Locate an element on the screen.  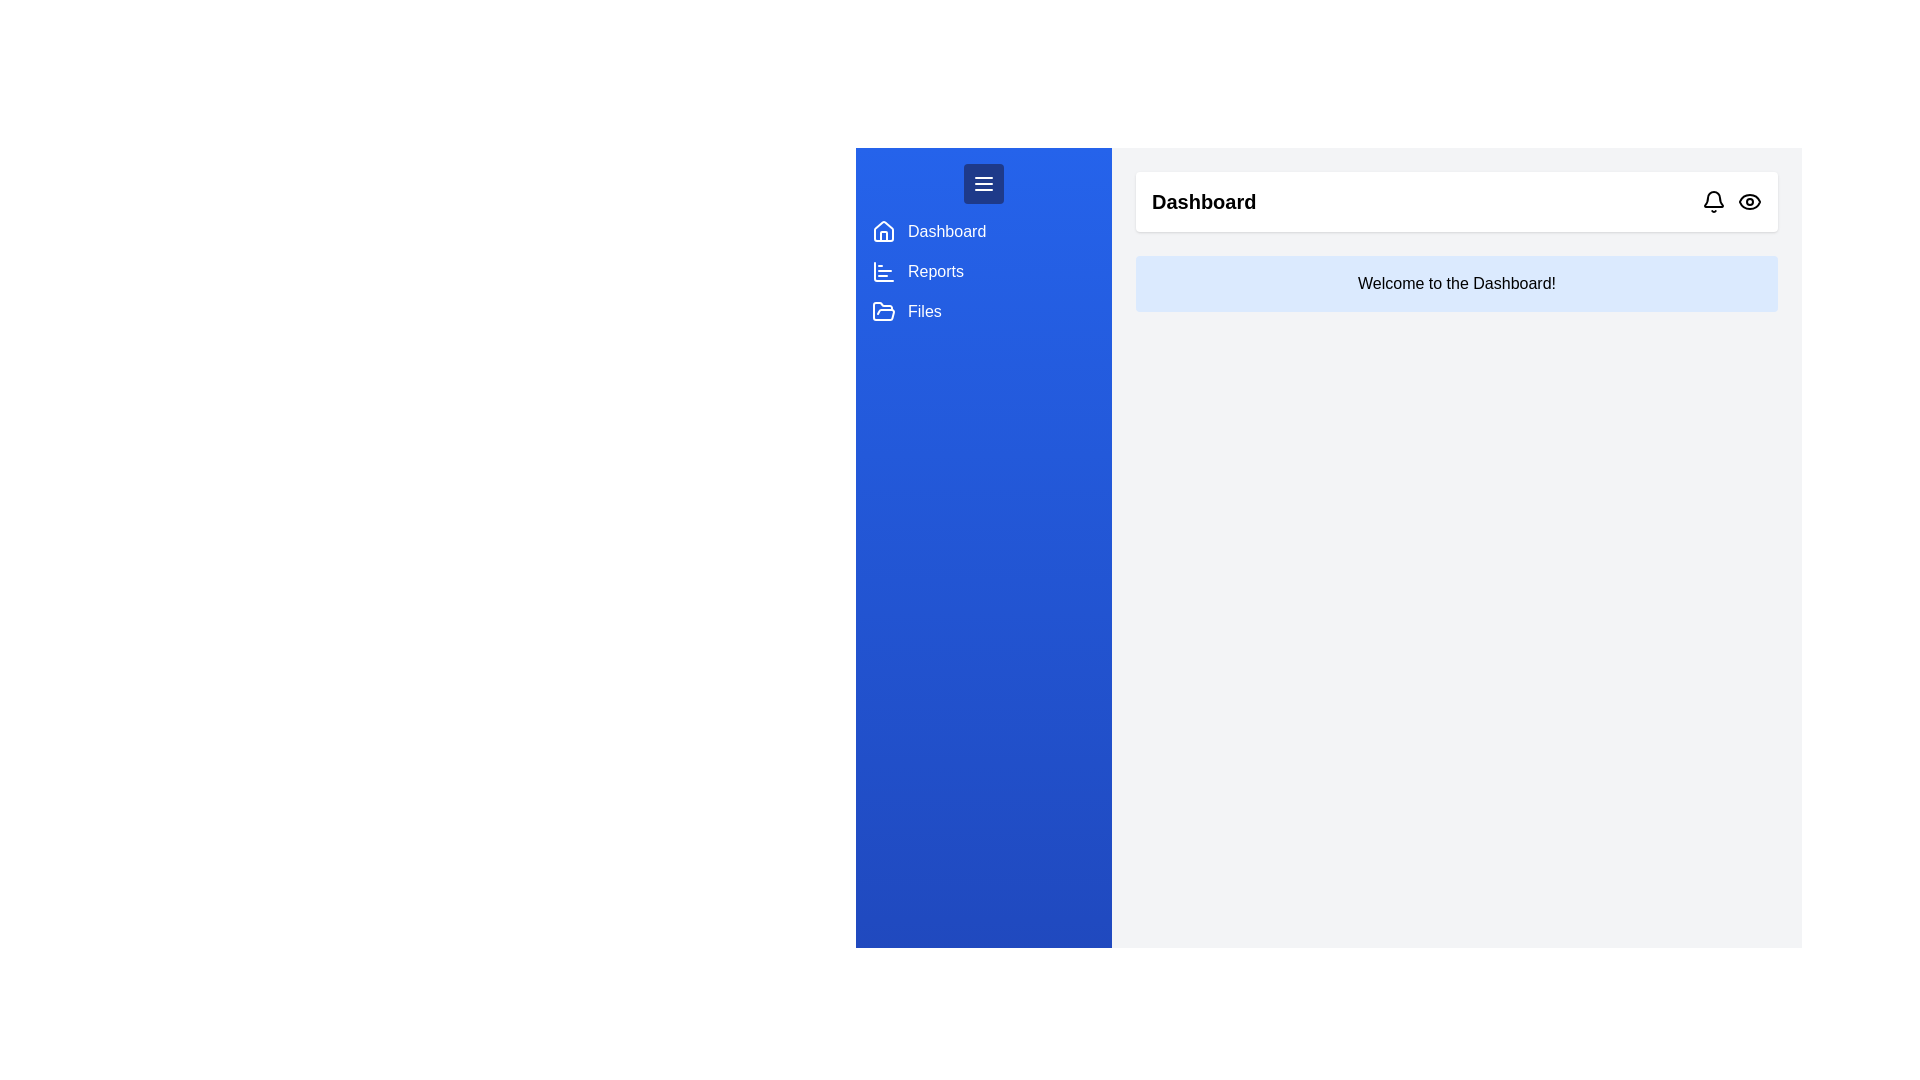
the folder icon located in the left navigation bar, which is the third icon from the top and represents the 'Files' section is located at coordinates (882, 312).